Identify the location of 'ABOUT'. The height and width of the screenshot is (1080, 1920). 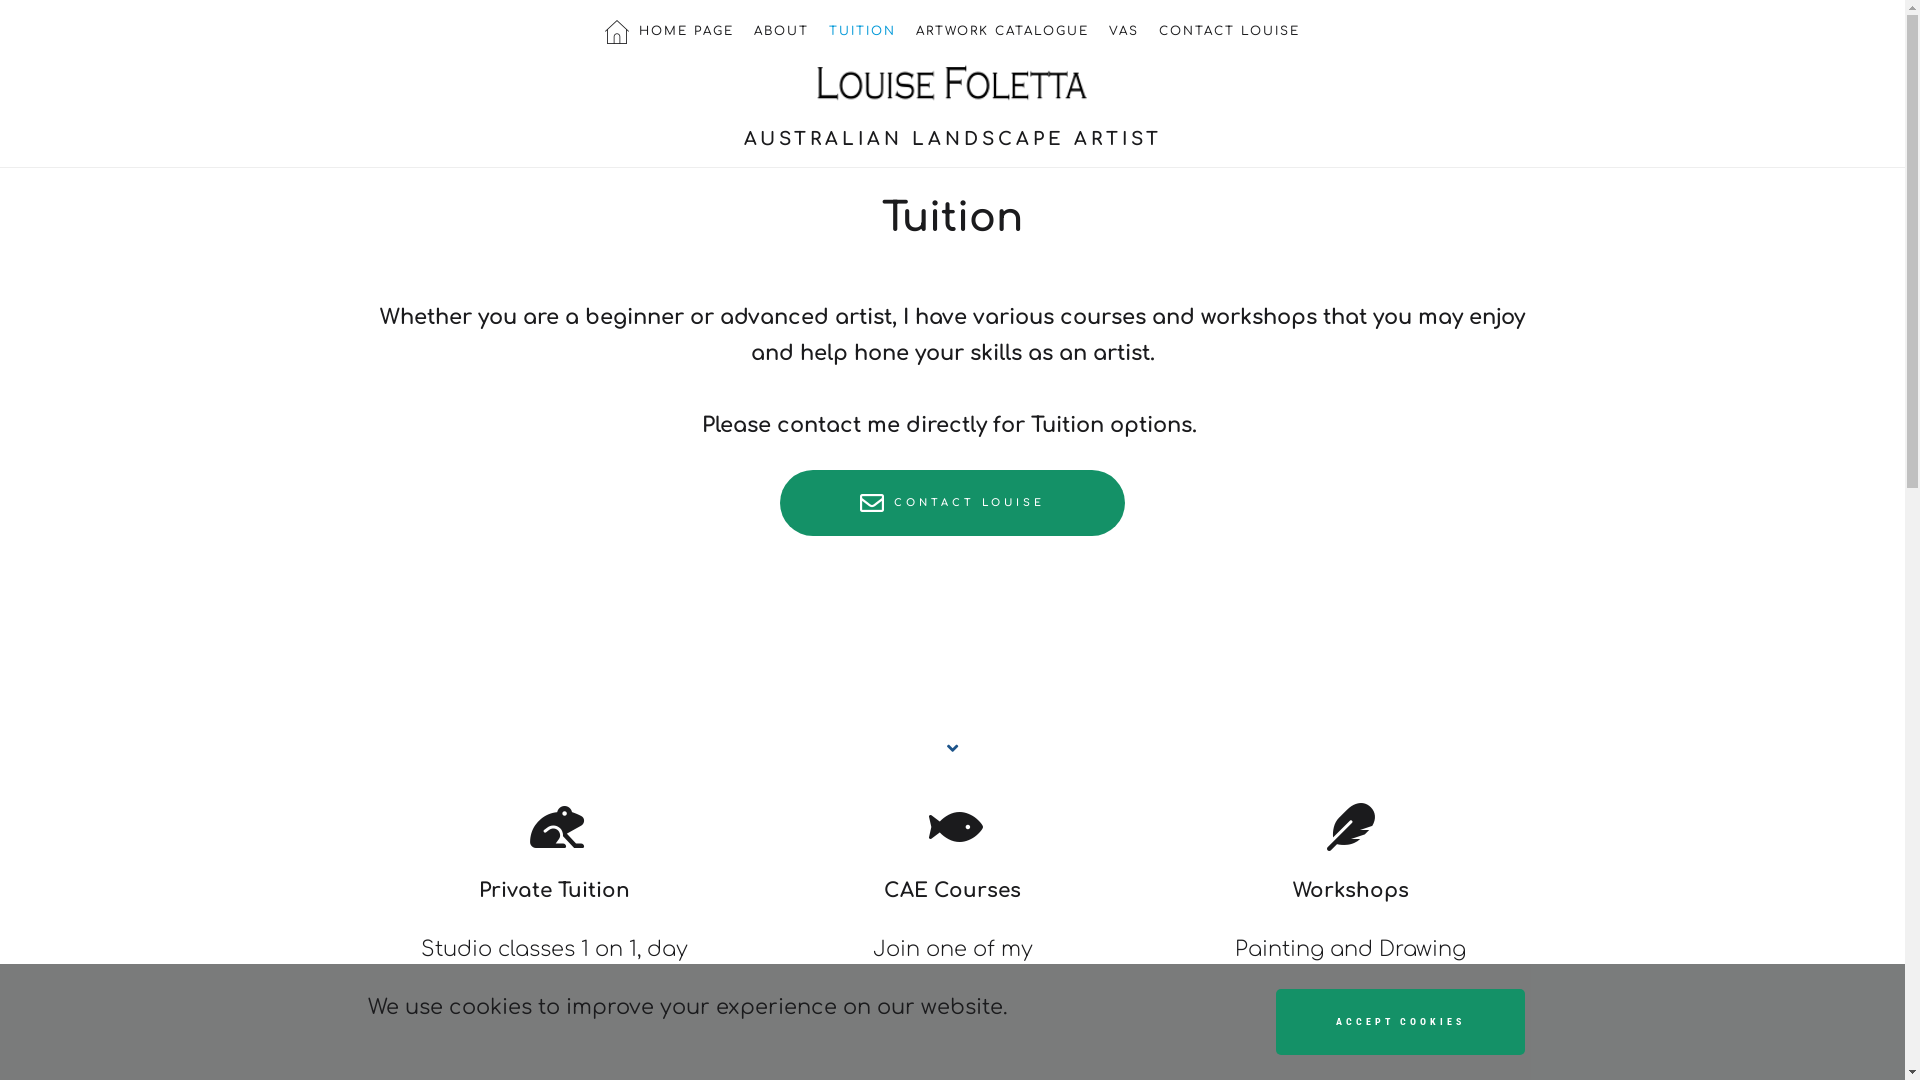
(780, 30).